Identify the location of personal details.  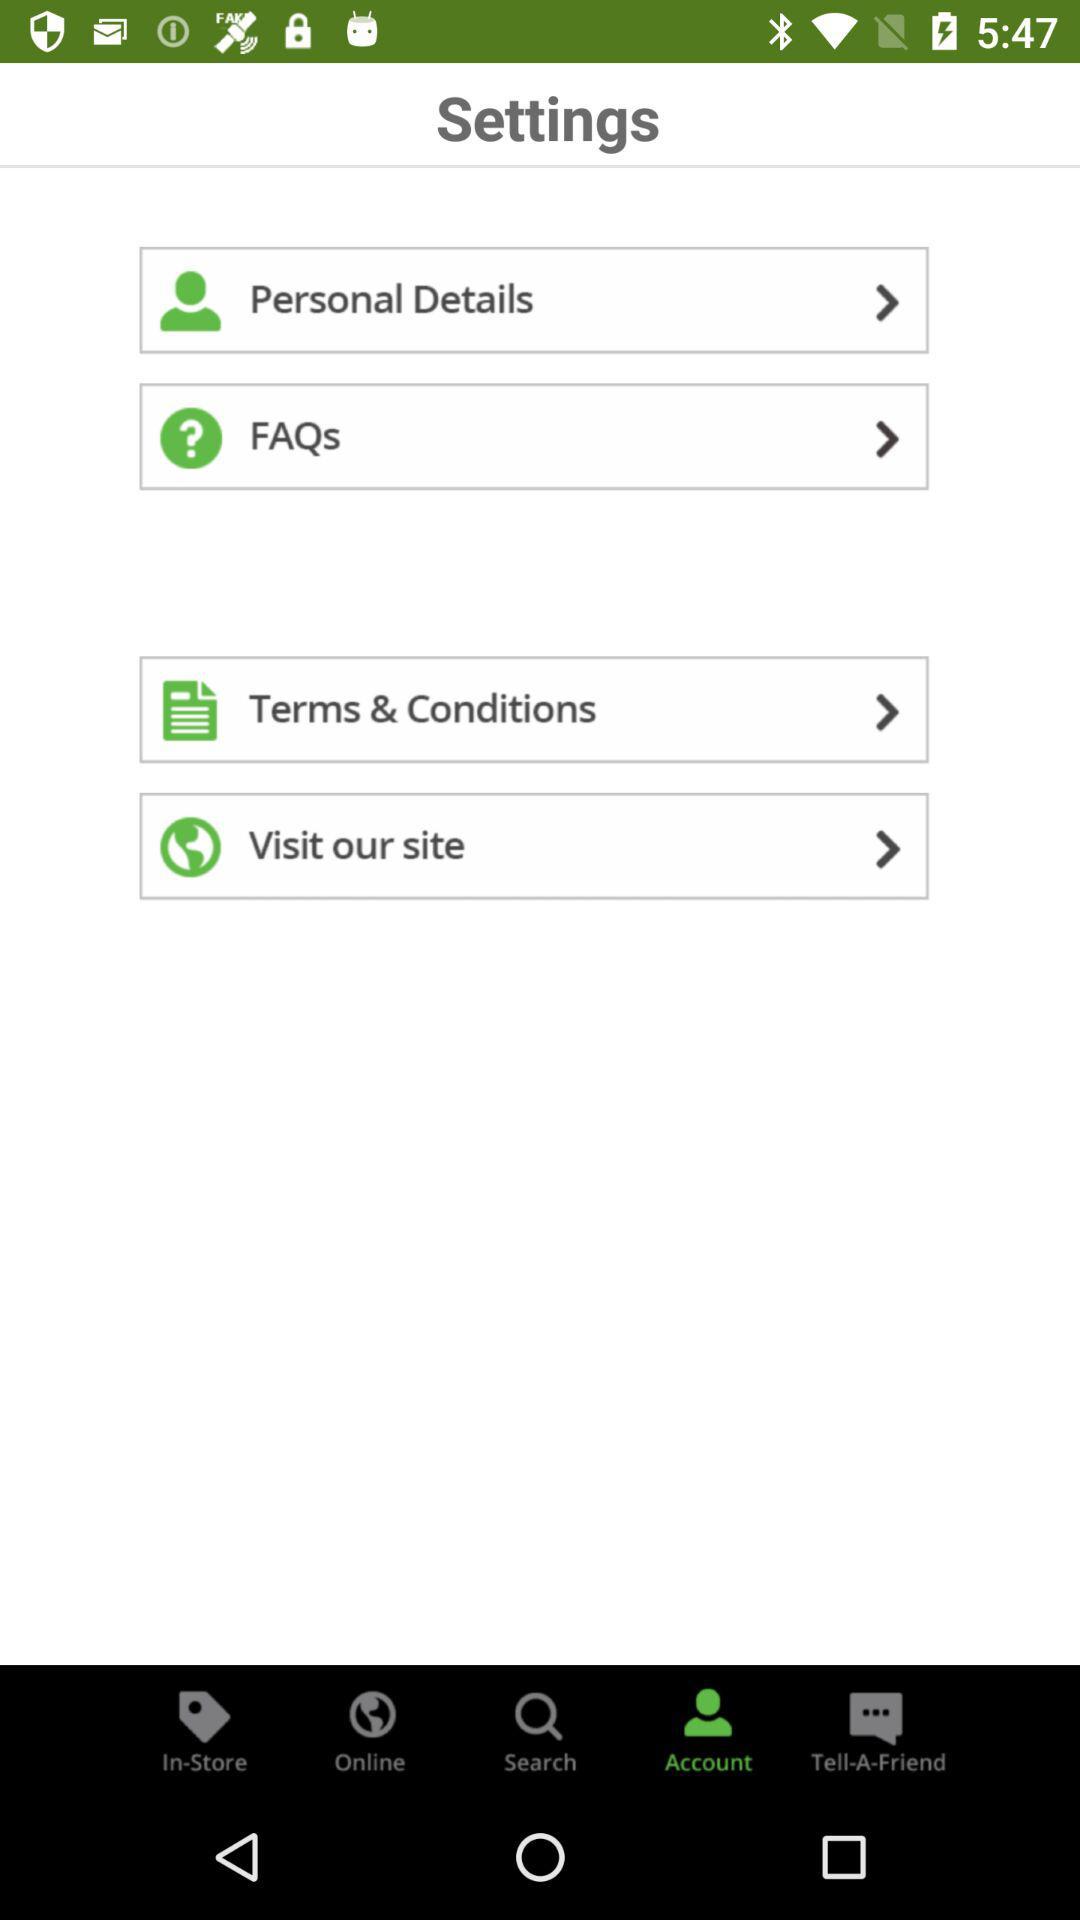
(540, 303).